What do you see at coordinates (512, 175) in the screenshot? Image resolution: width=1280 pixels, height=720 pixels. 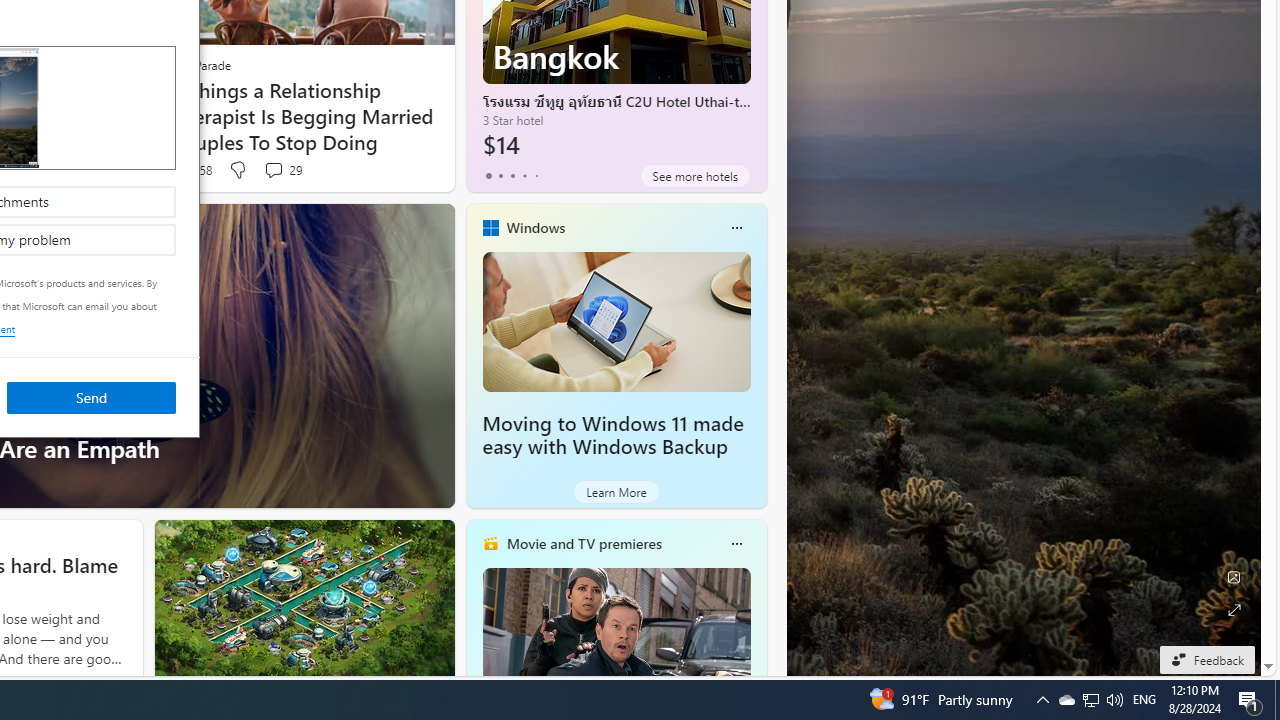 I see `'tab-2'` at bounding box center [512, 175].